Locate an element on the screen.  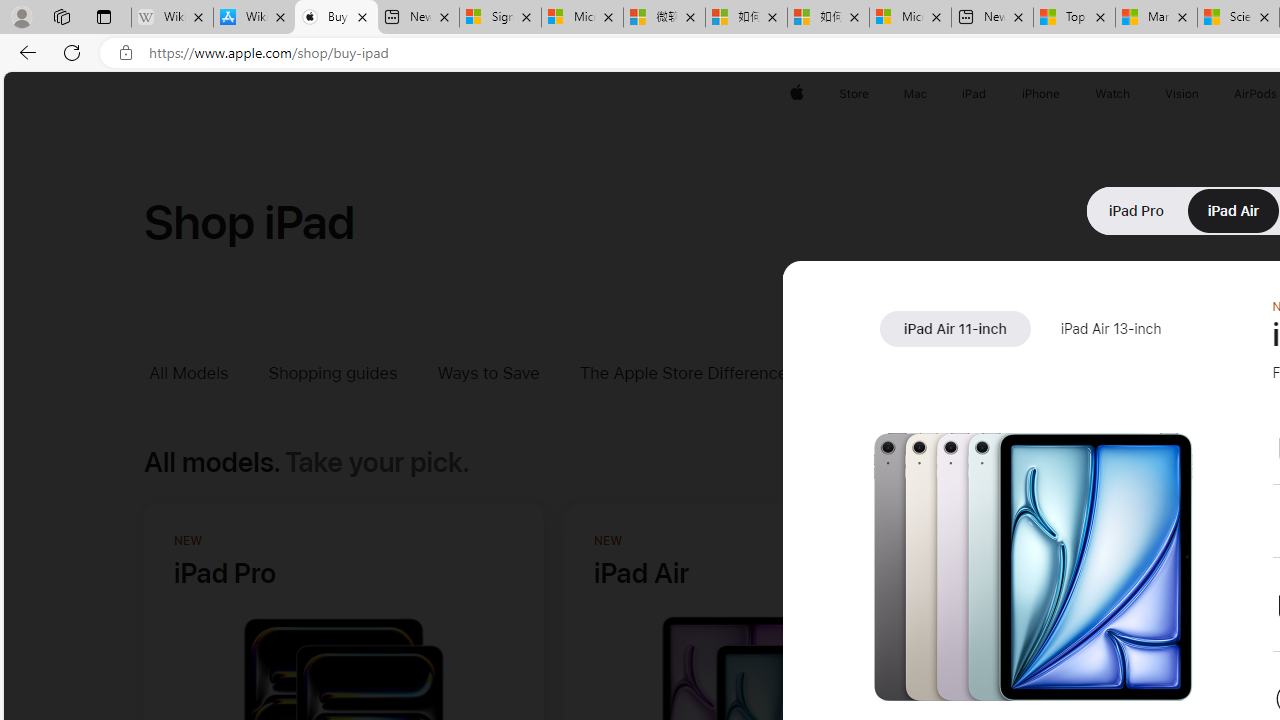
'iPad Air 13-inch' is located at coordinates (1110, 328).